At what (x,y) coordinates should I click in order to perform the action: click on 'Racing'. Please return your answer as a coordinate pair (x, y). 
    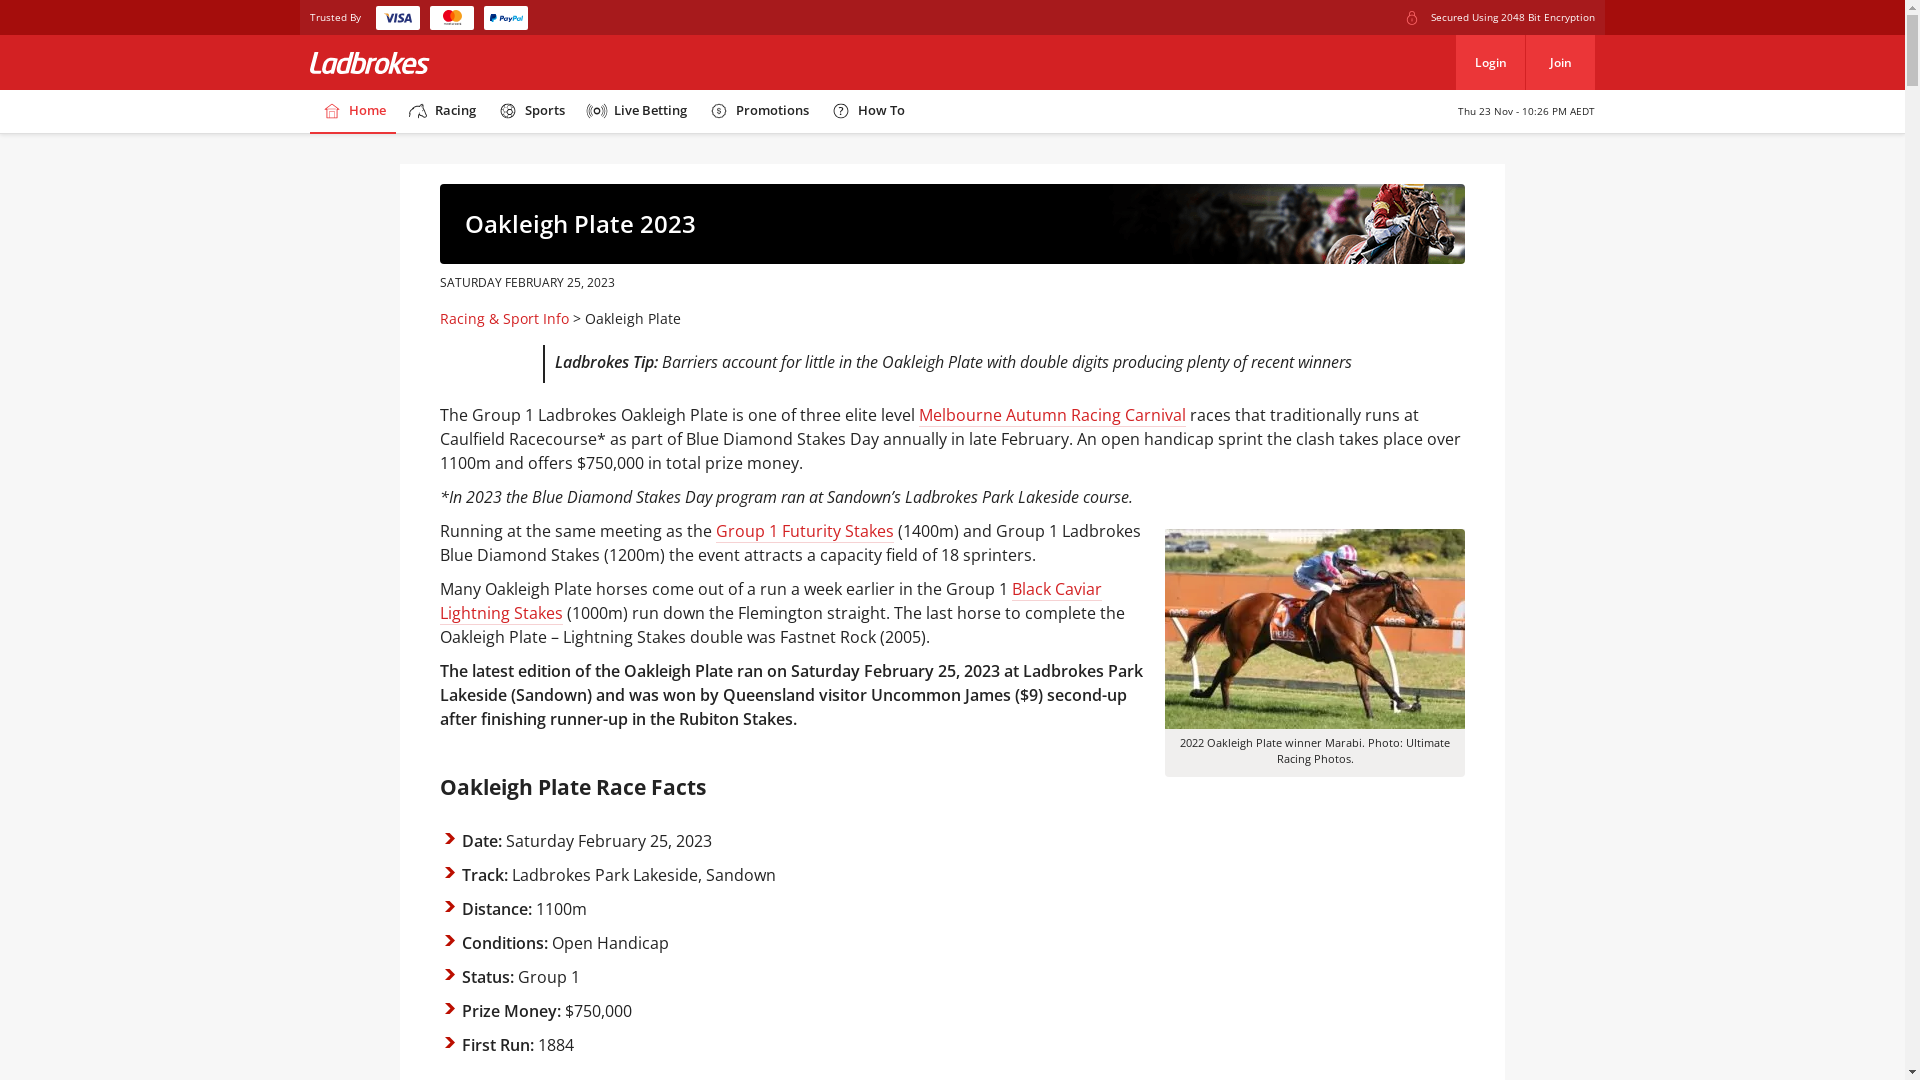
    Looking at the image, I should click on (440, 111).